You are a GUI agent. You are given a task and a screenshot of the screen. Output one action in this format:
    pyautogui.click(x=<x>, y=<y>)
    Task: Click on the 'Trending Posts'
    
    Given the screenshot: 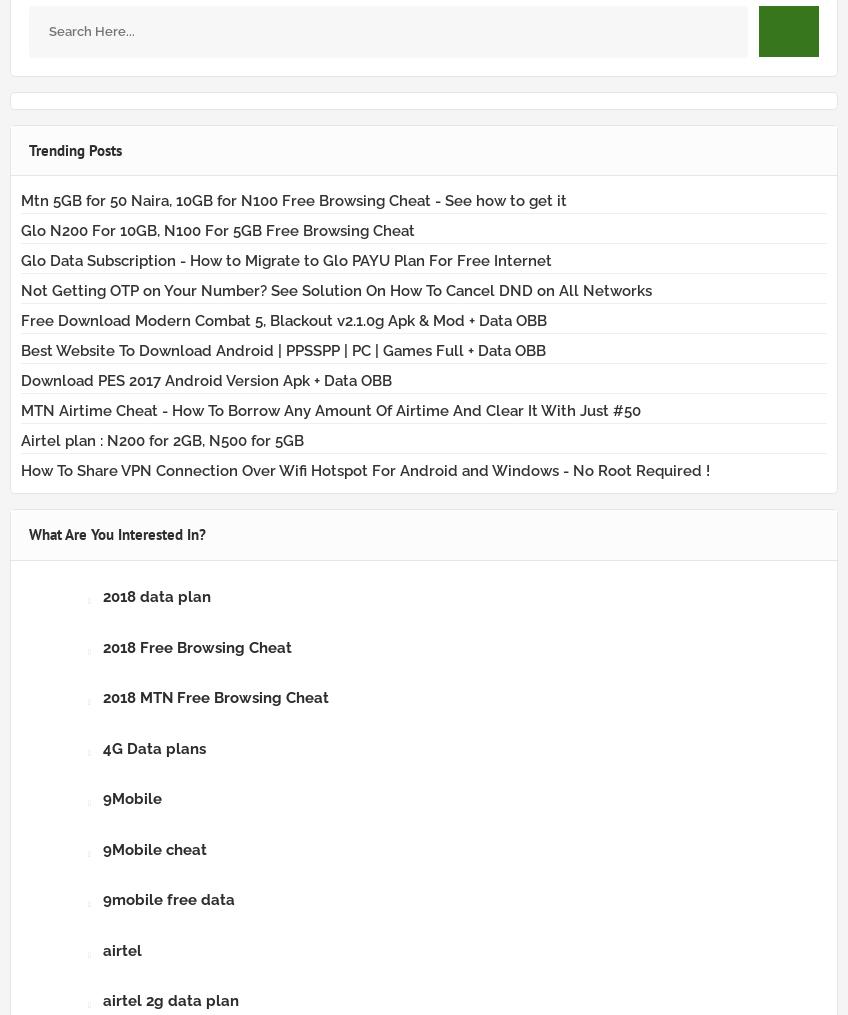 What is the action you would take?
    pyautogui.click(x=28, y=148)
    